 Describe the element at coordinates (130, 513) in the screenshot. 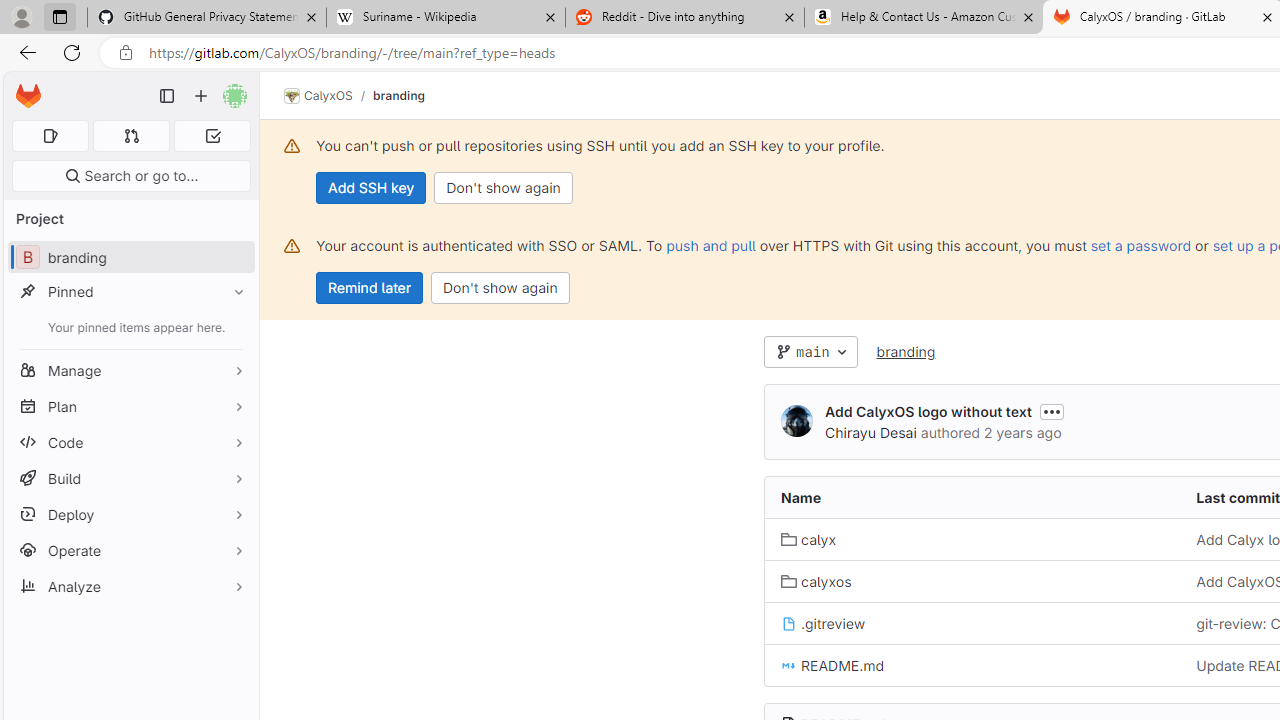

I see `'Deploy'` at that location.